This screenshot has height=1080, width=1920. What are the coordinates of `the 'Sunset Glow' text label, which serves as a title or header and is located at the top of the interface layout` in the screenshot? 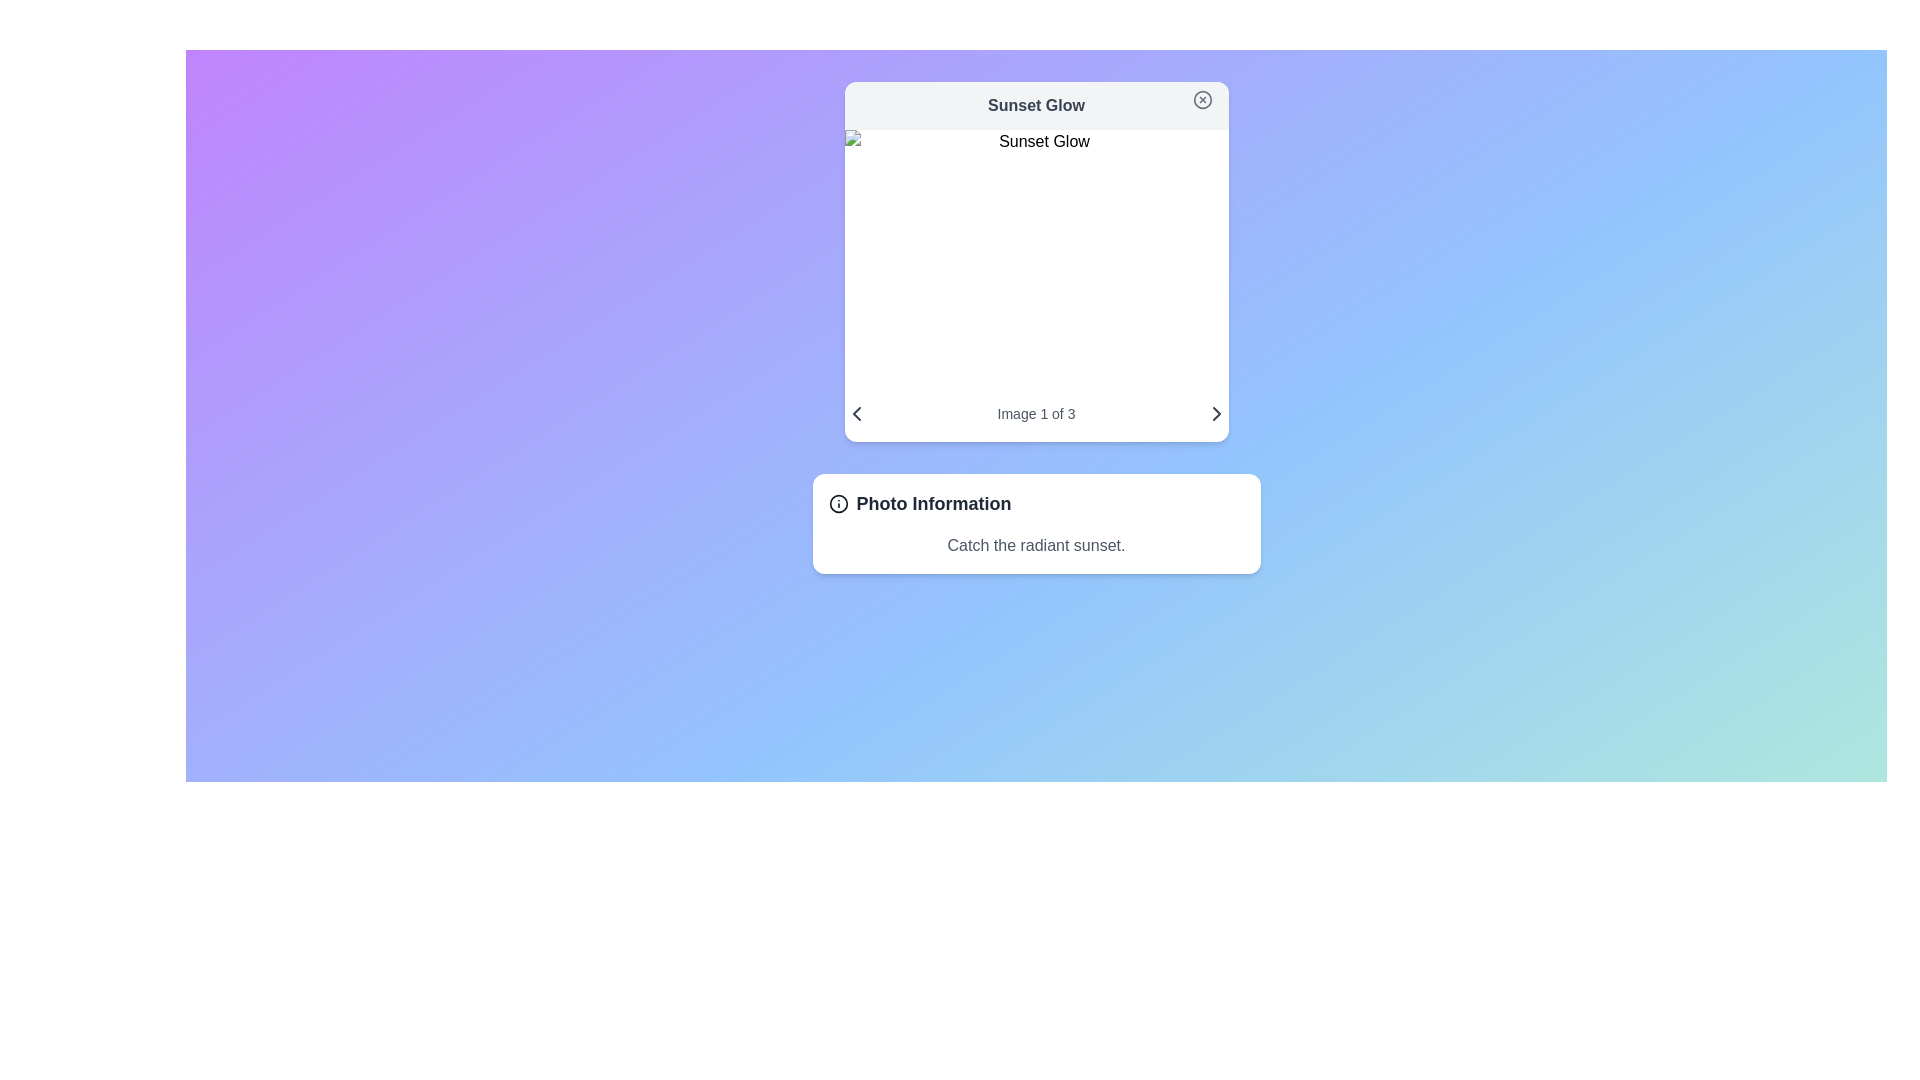 It's located at (1036, 105).